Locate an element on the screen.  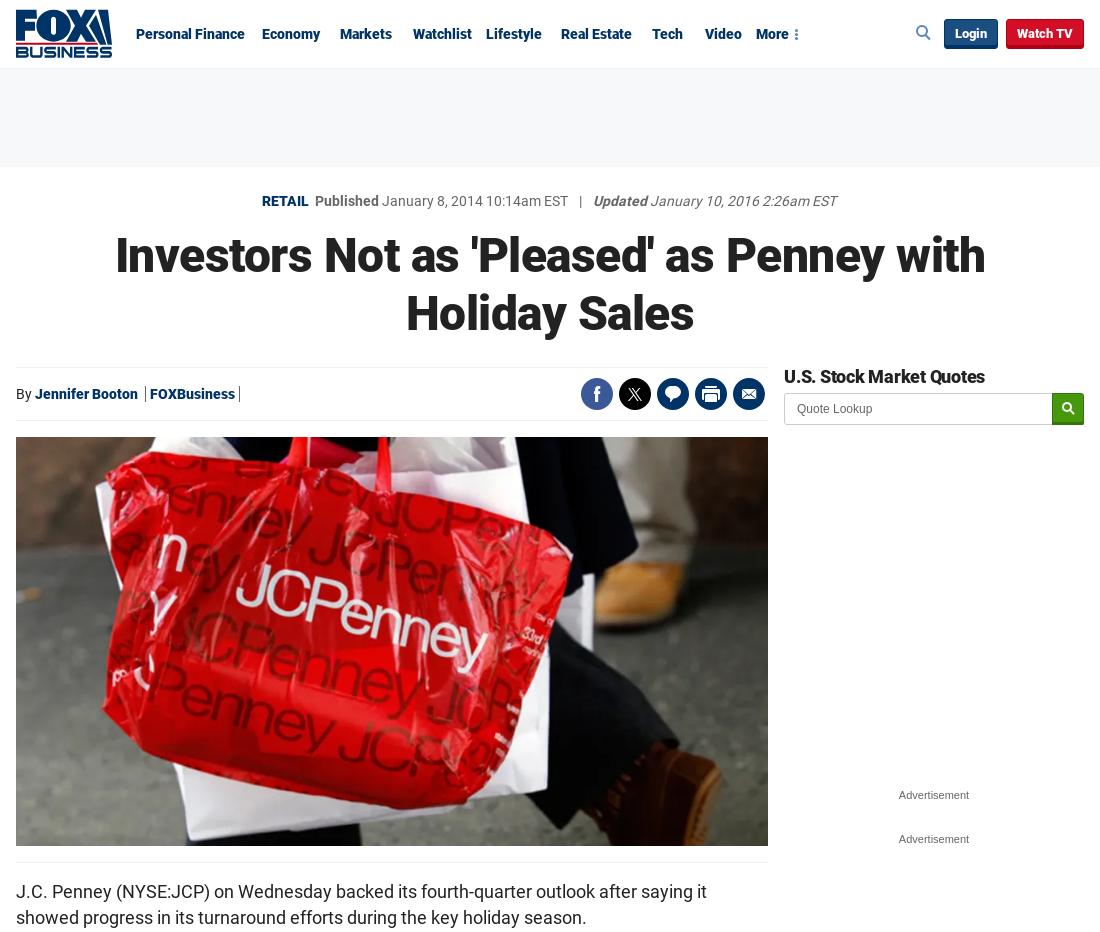
'January 8, 2014 10:14am EST' is located at coordinates (381, 201).